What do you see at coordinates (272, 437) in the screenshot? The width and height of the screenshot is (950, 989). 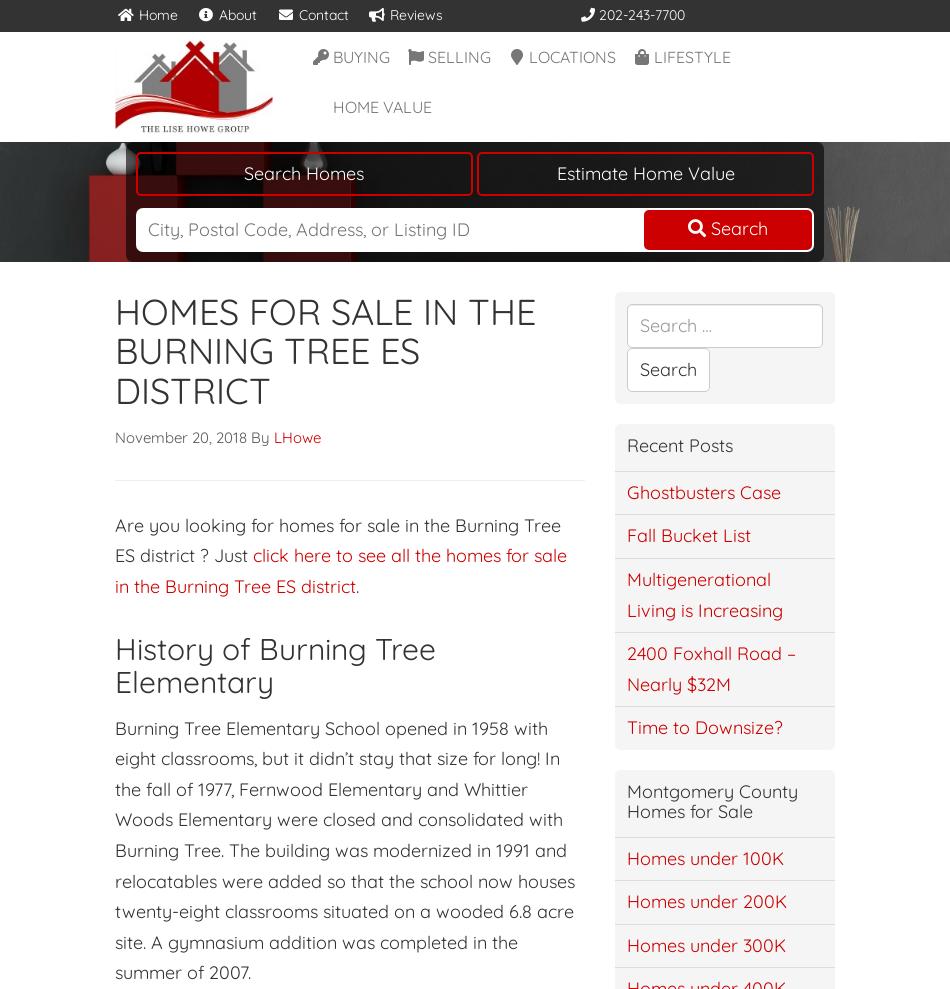 I see `'LHowe'` at bounding box center [272, 437].